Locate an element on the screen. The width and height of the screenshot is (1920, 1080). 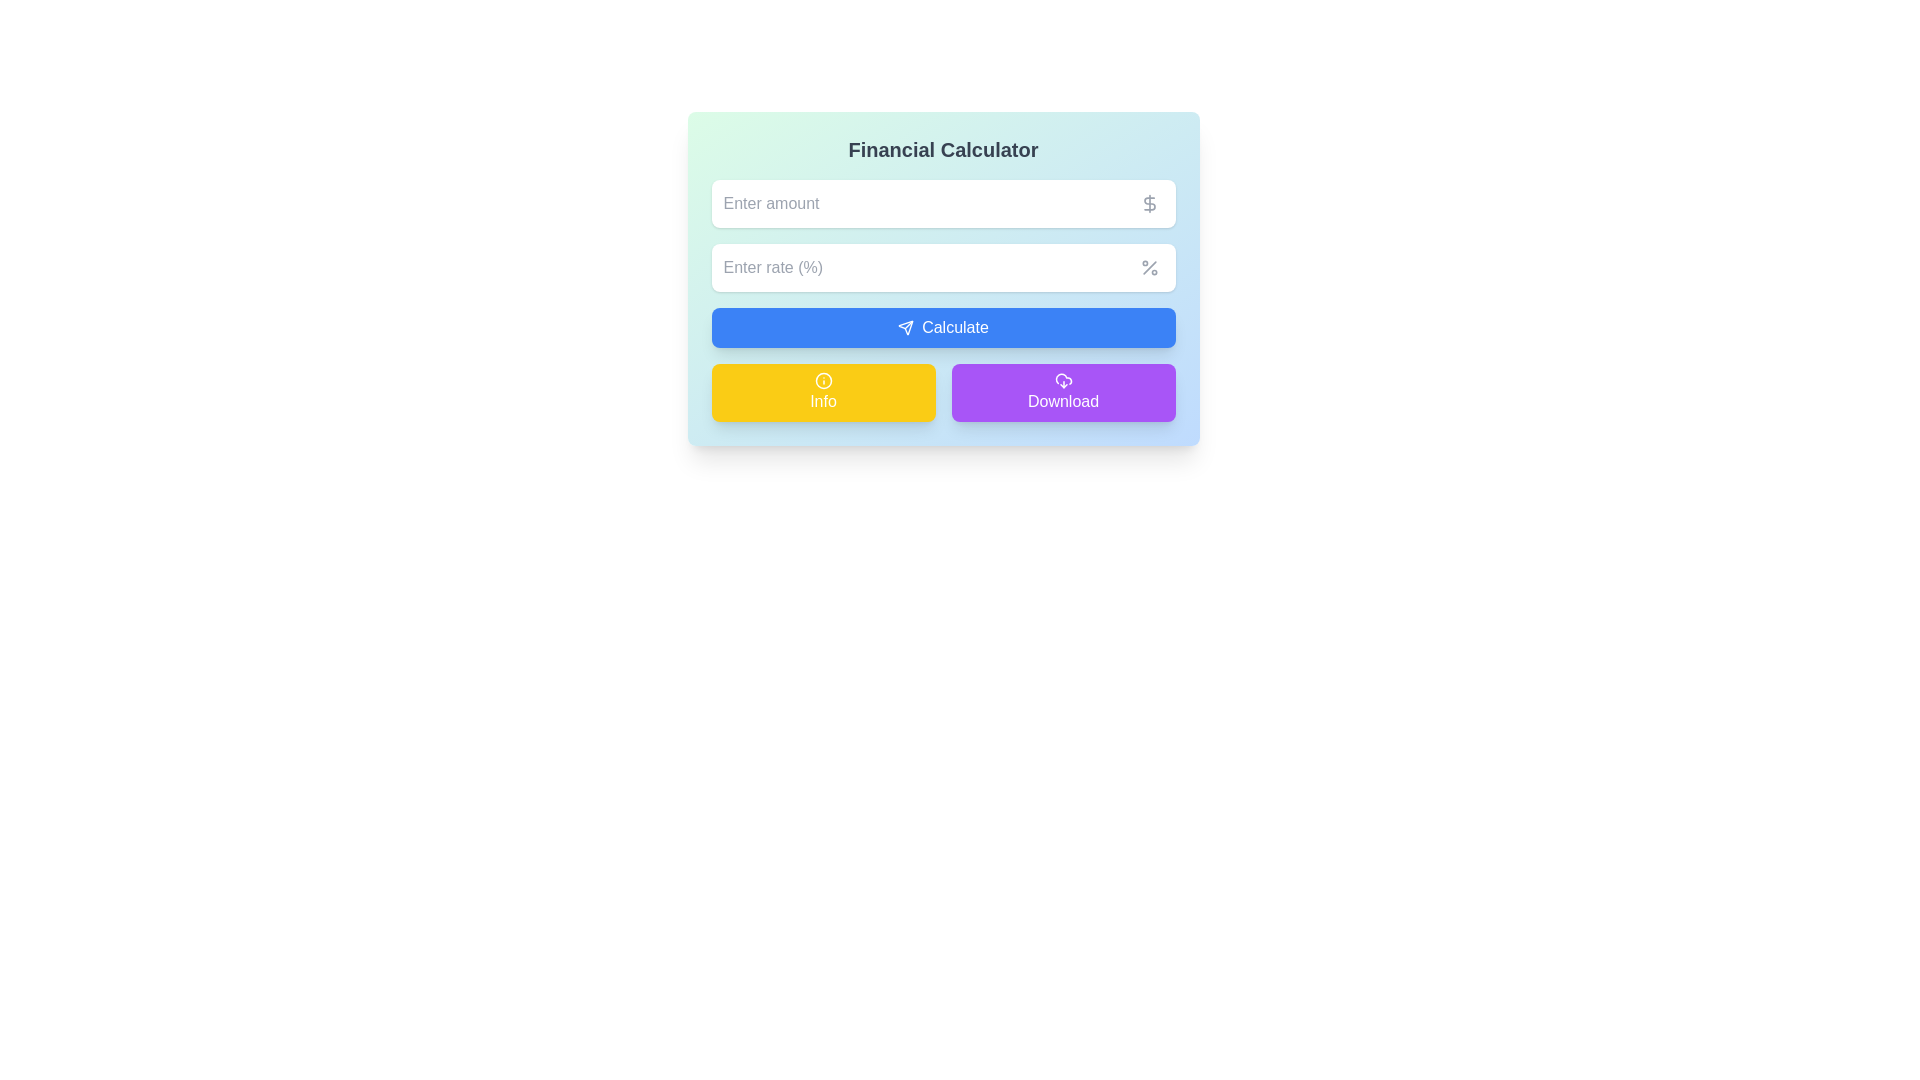
the sending or submitting action icon located to the left of the 'Calculate' button, near the center of the button's vertical axis is located at coordinates (905, 326).